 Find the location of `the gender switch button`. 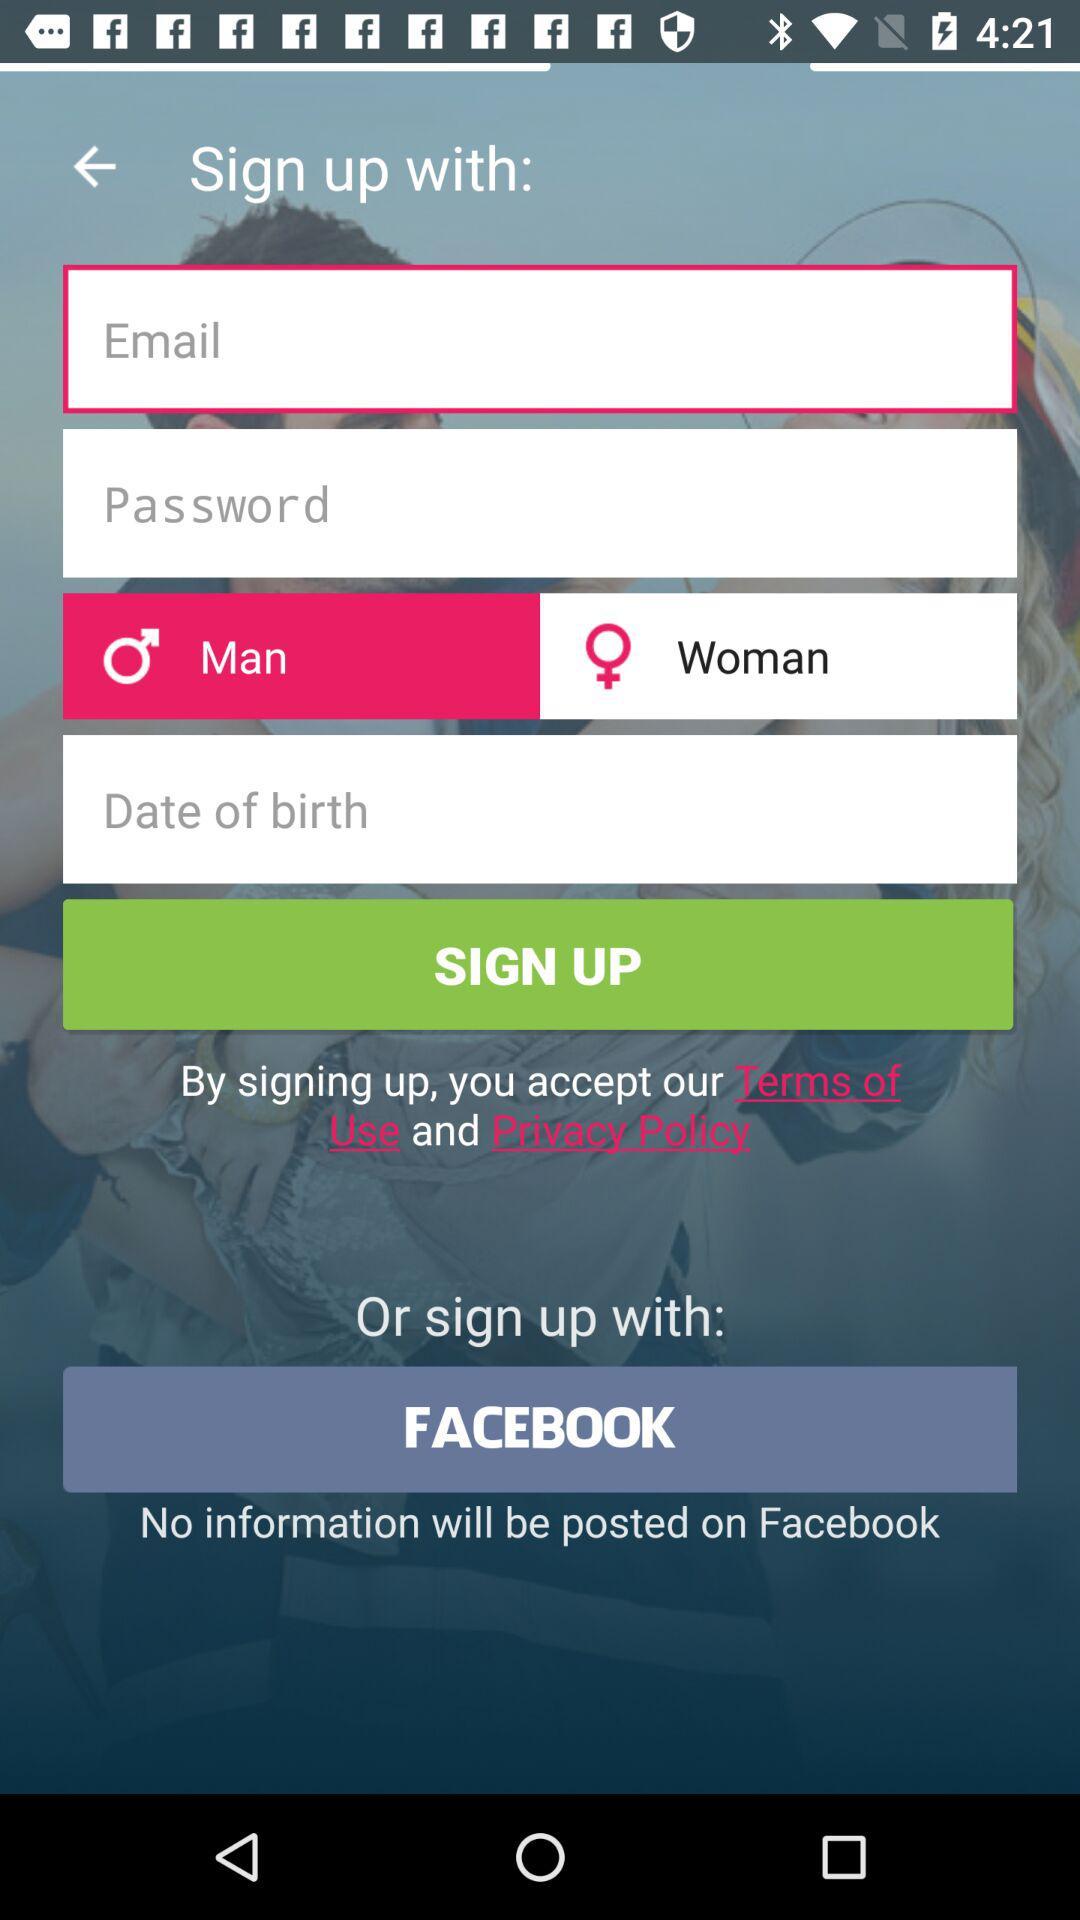

the gender switch button is located at coordinates (540, 656).